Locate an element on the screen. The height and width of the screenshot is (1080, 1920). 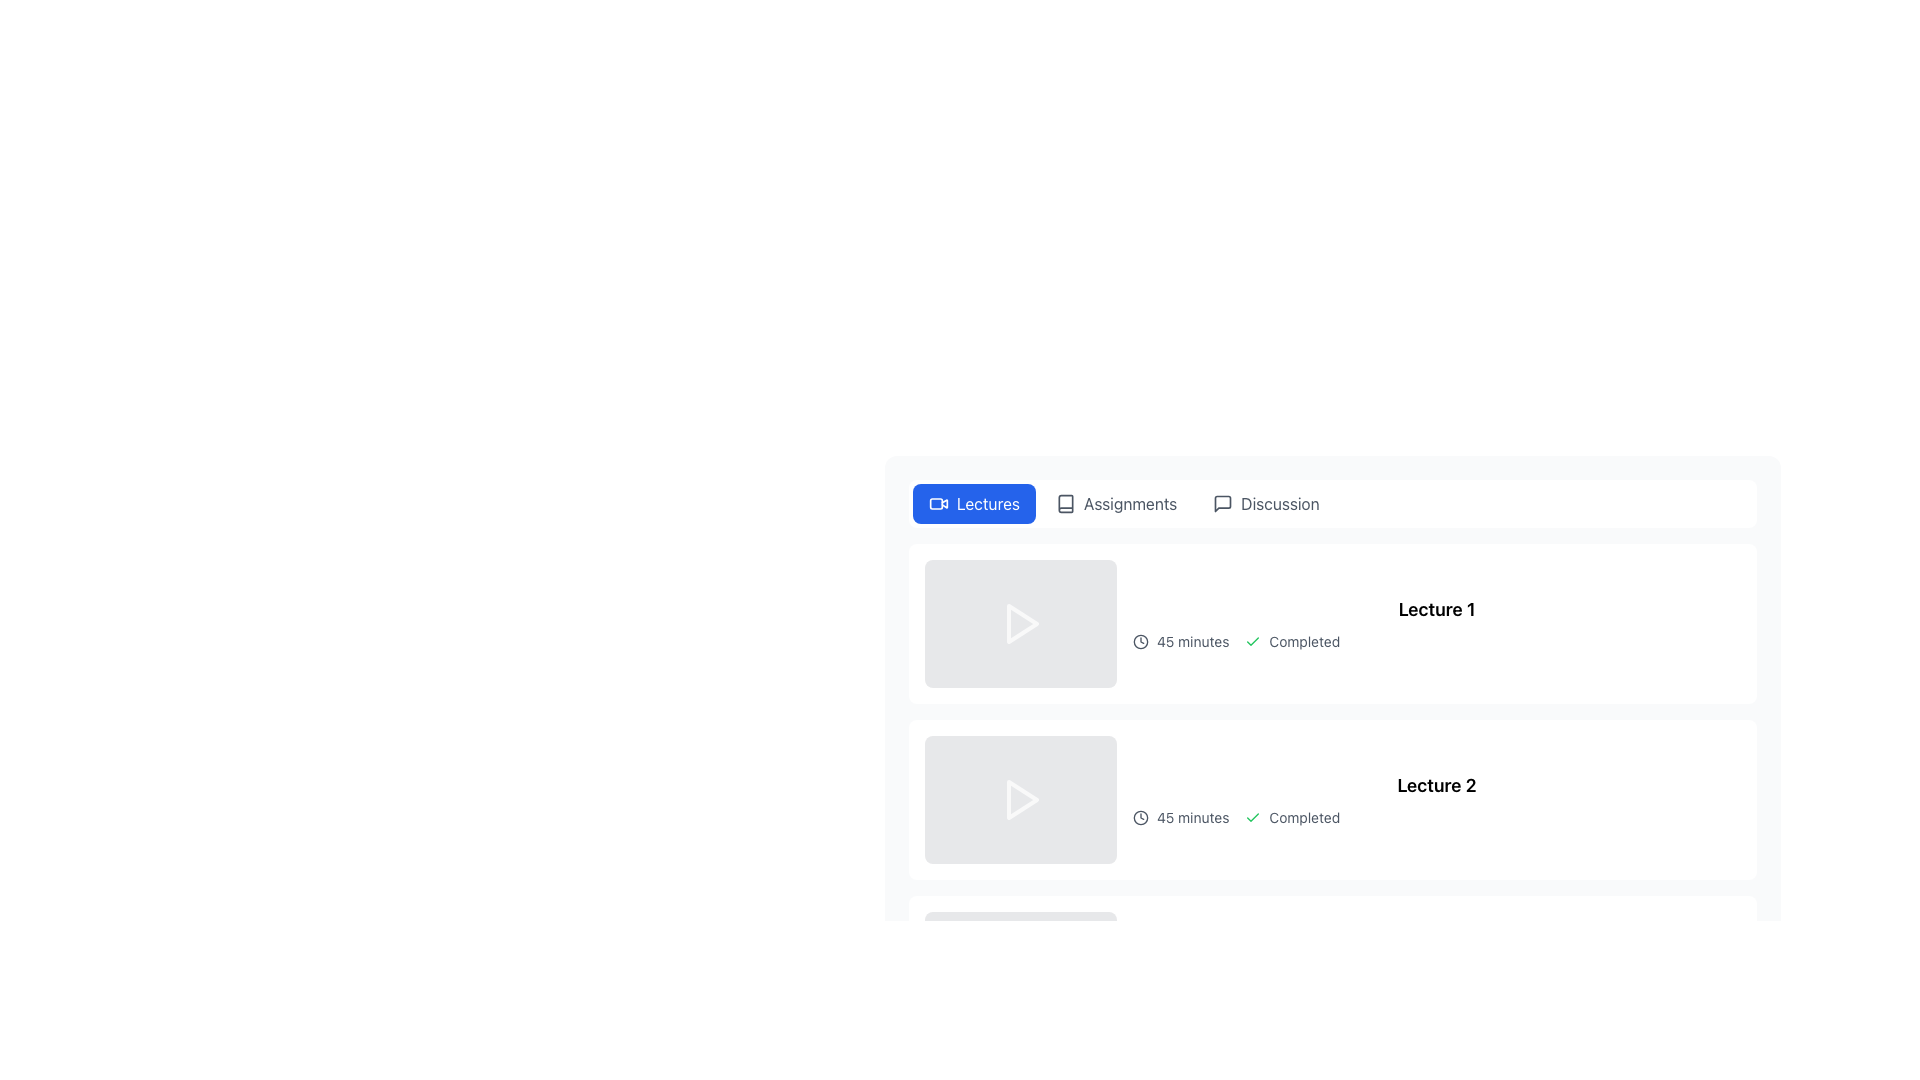
the green checkmark icon located after the text '45 minutes' and before 'Completed', which is styled with a circular stroke and a check shape inside is located at coordinates (1252, 641).